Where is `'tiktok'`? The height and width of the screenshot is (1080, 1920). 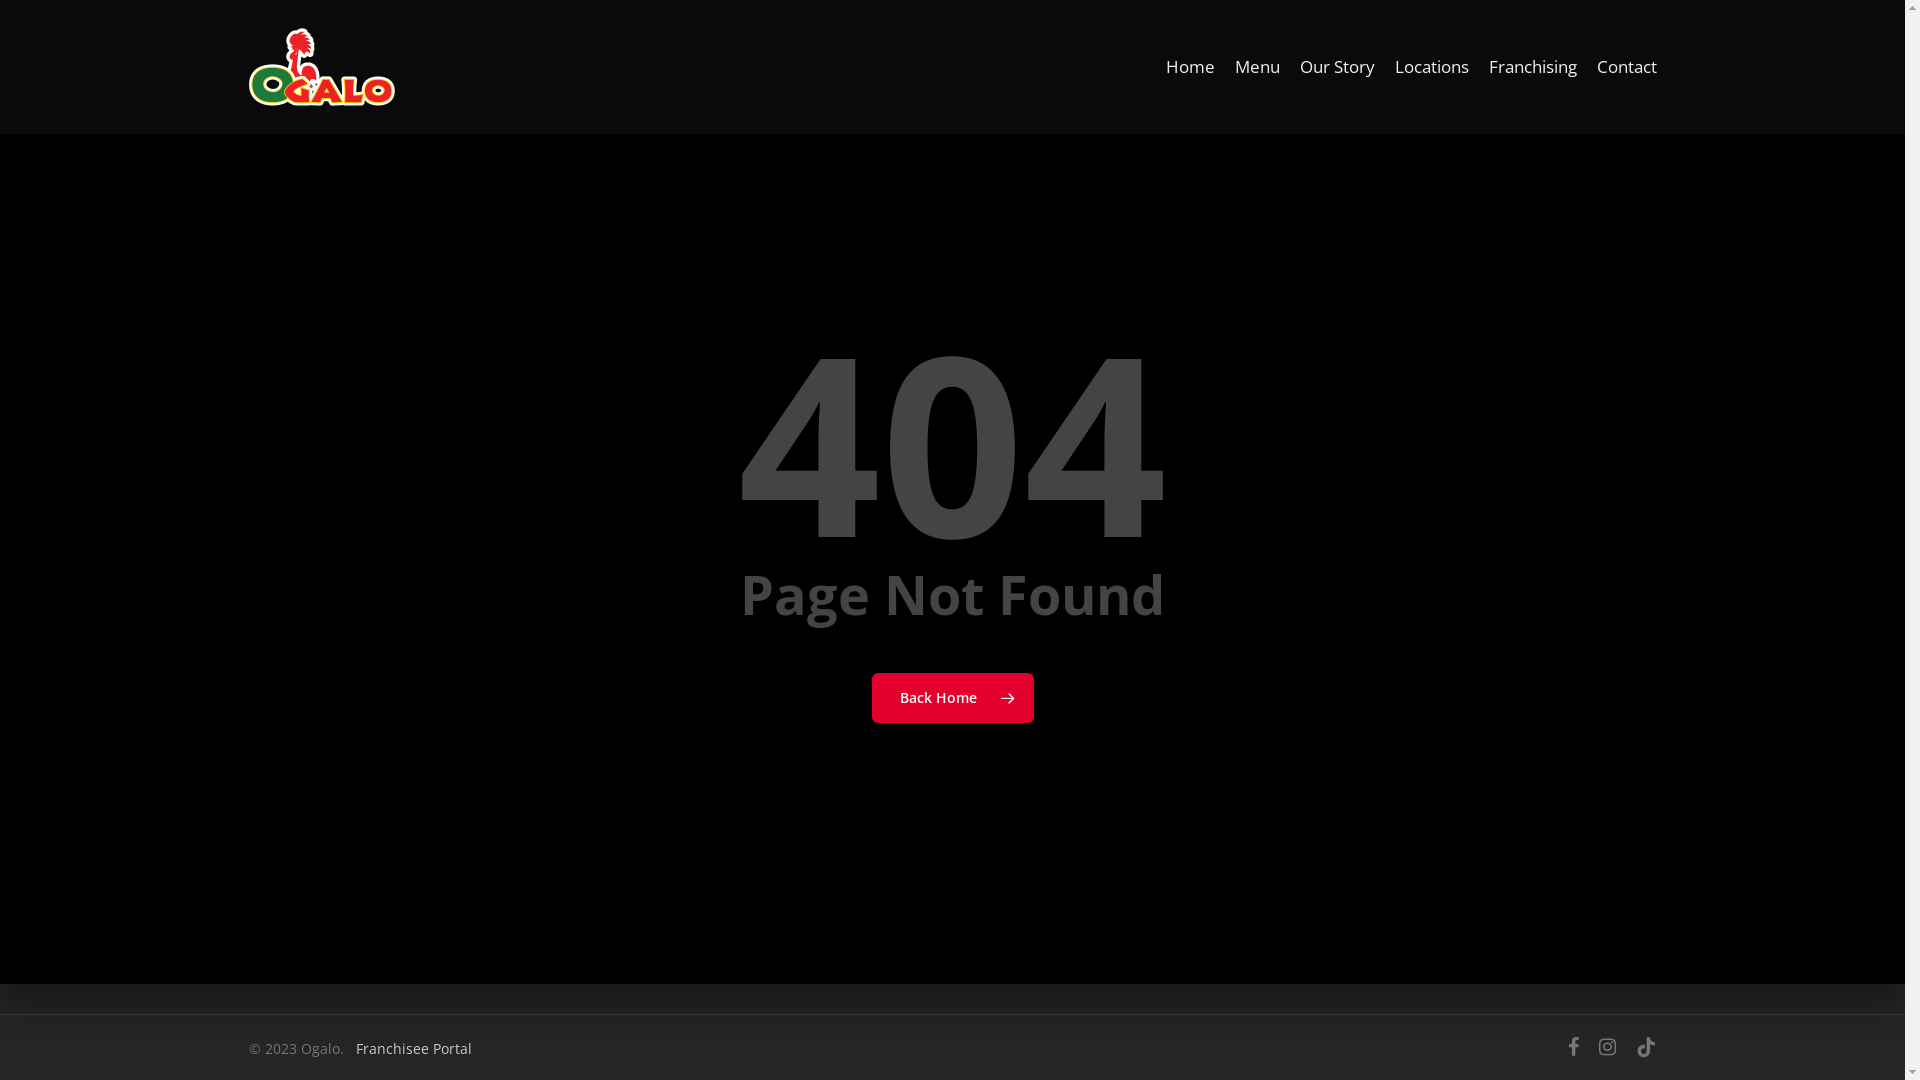
'tiktok' is located at coordinates (1646, 1045).